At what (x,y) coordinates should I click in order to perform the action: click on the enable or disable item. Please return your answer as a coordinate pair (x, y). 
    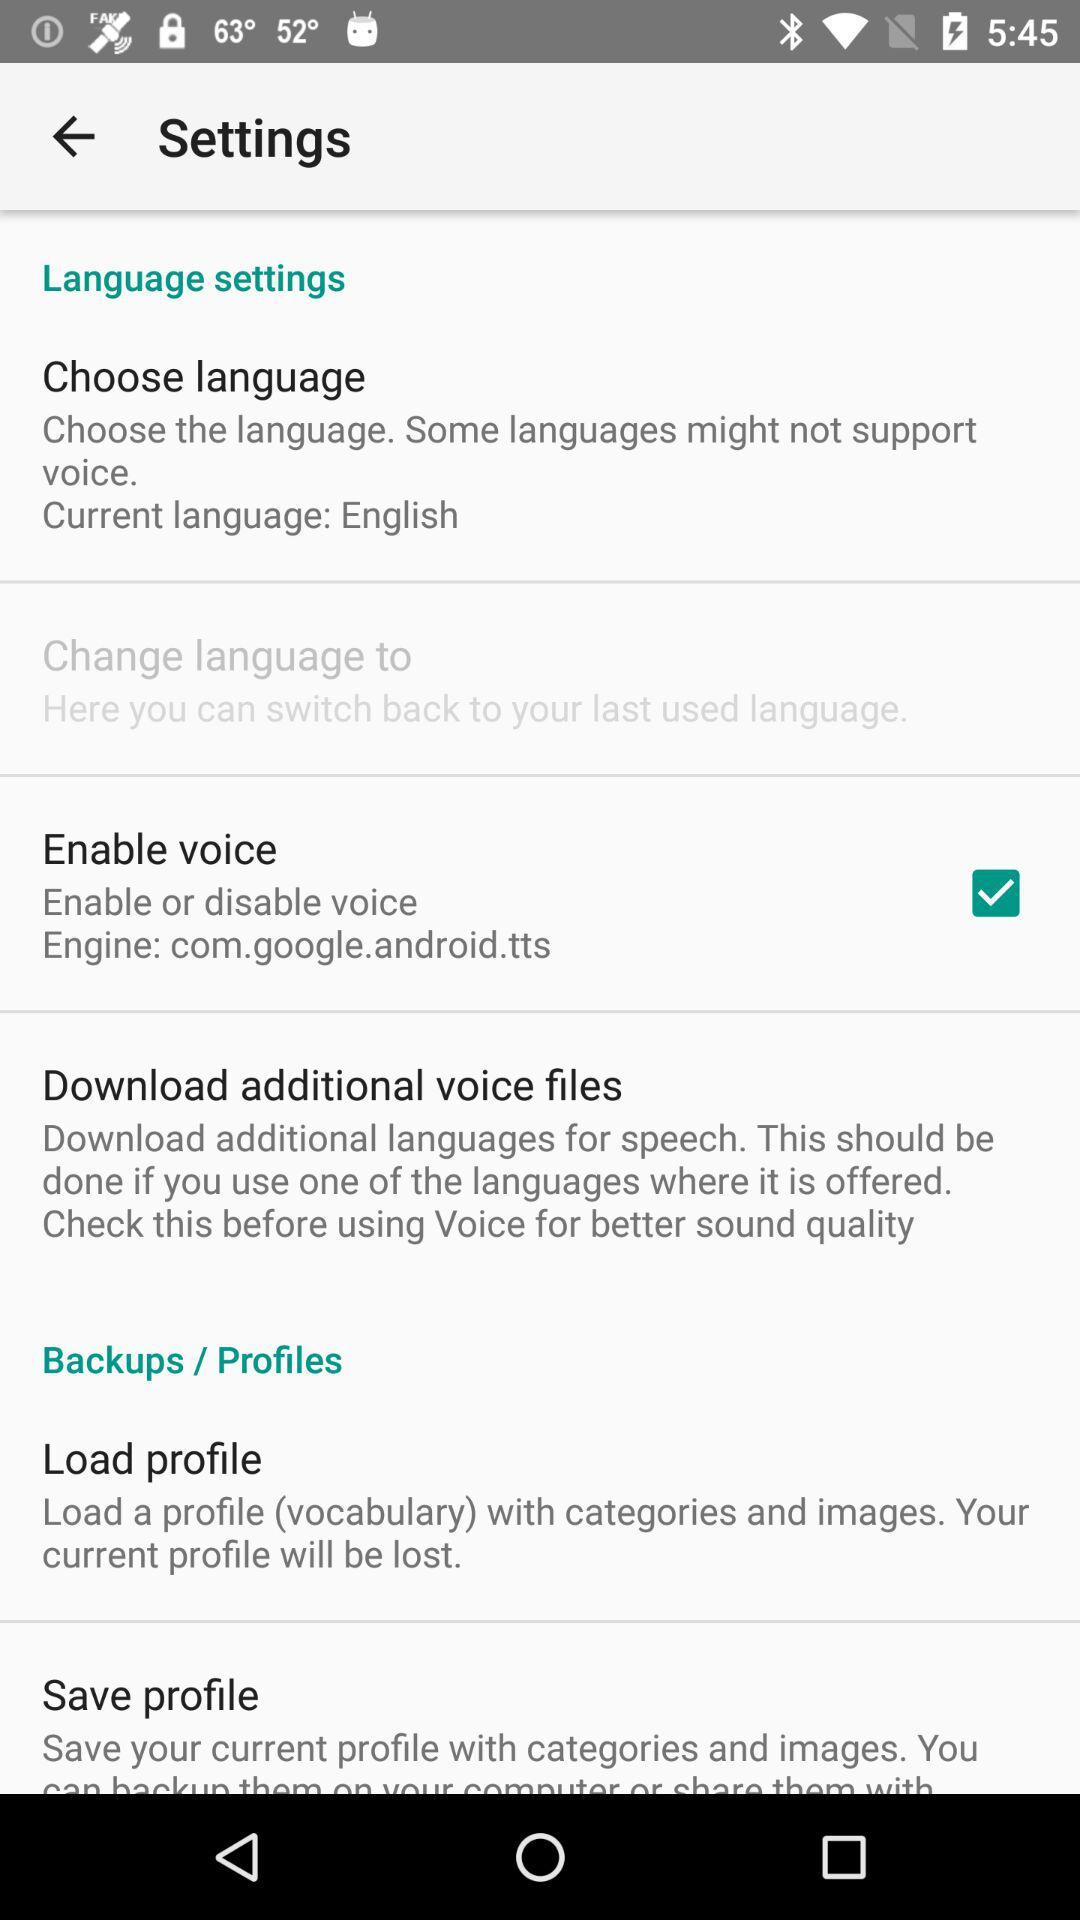
    Looking at the image, I should click on (296, 921).